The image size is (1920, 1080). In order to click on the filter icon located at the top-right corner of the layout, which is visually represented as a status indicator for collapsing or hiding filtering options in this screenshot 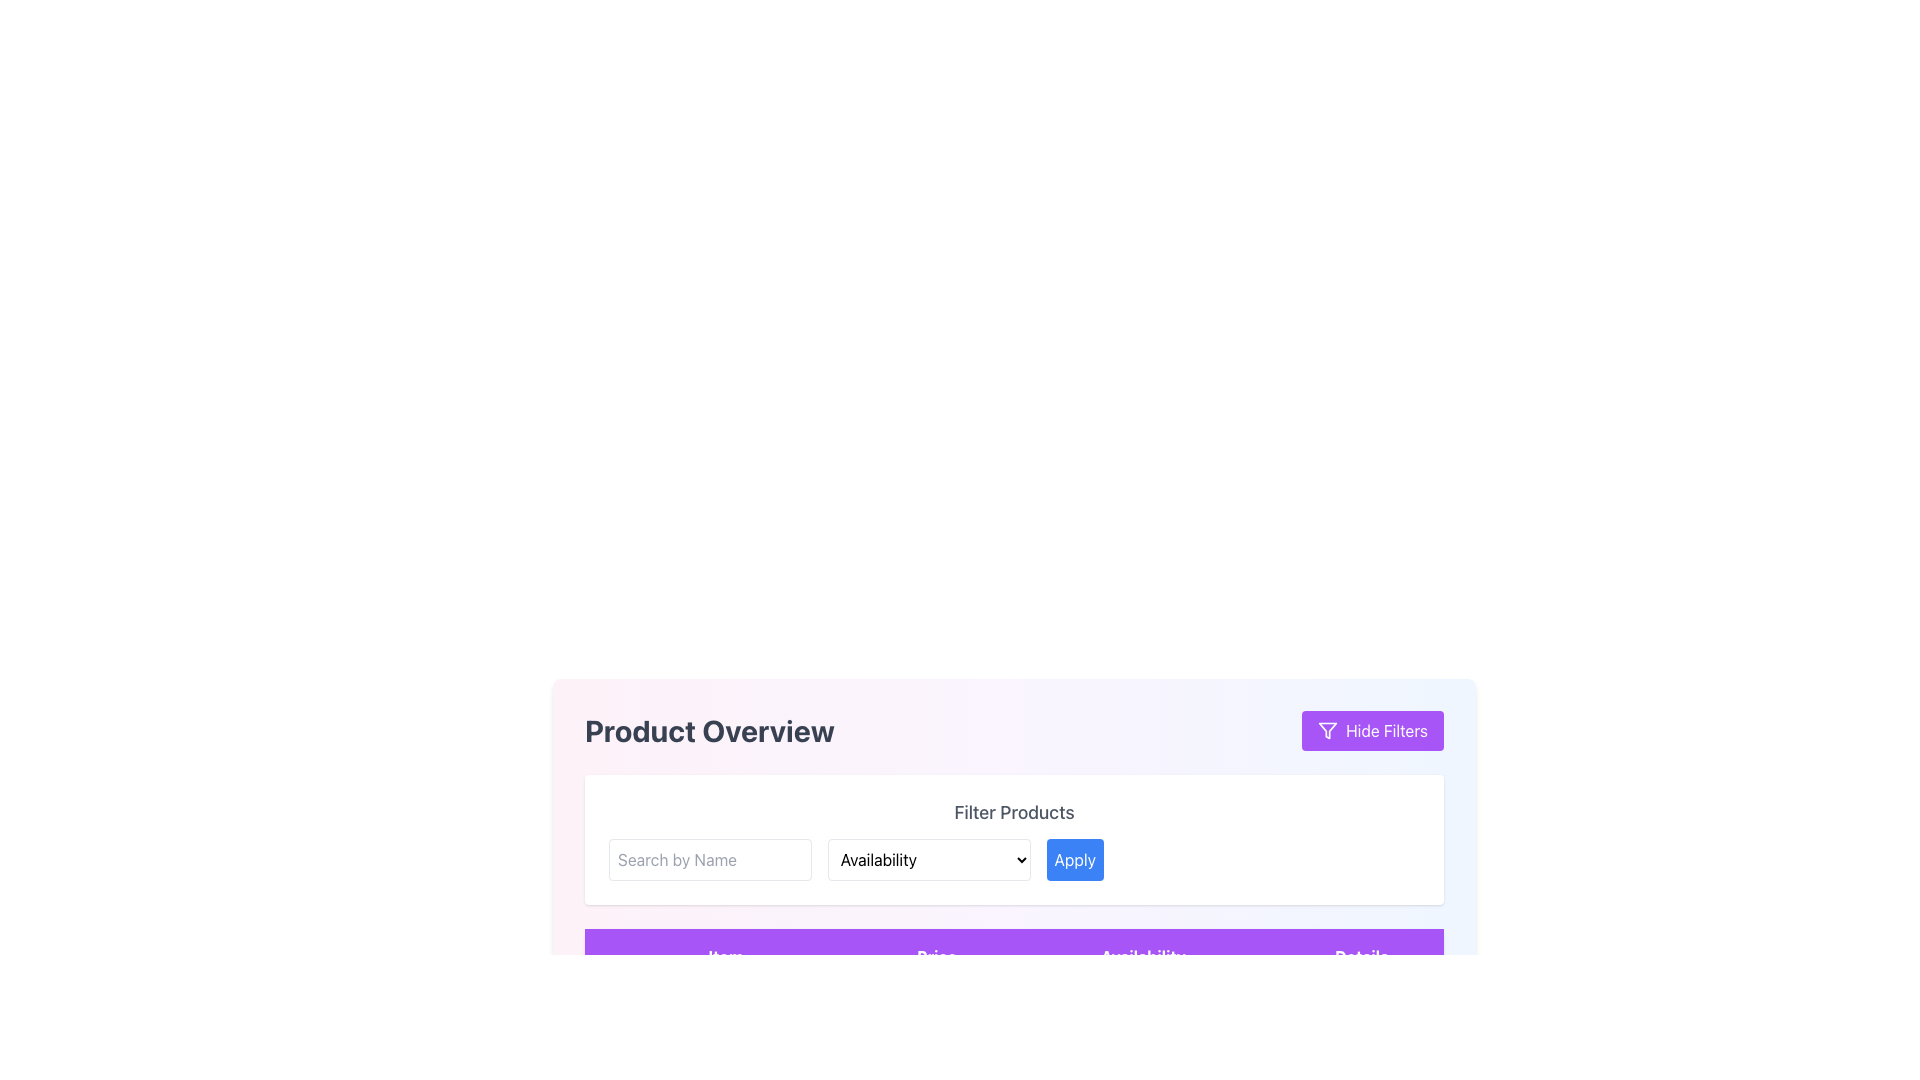, I will do `click(1328, 731)`.